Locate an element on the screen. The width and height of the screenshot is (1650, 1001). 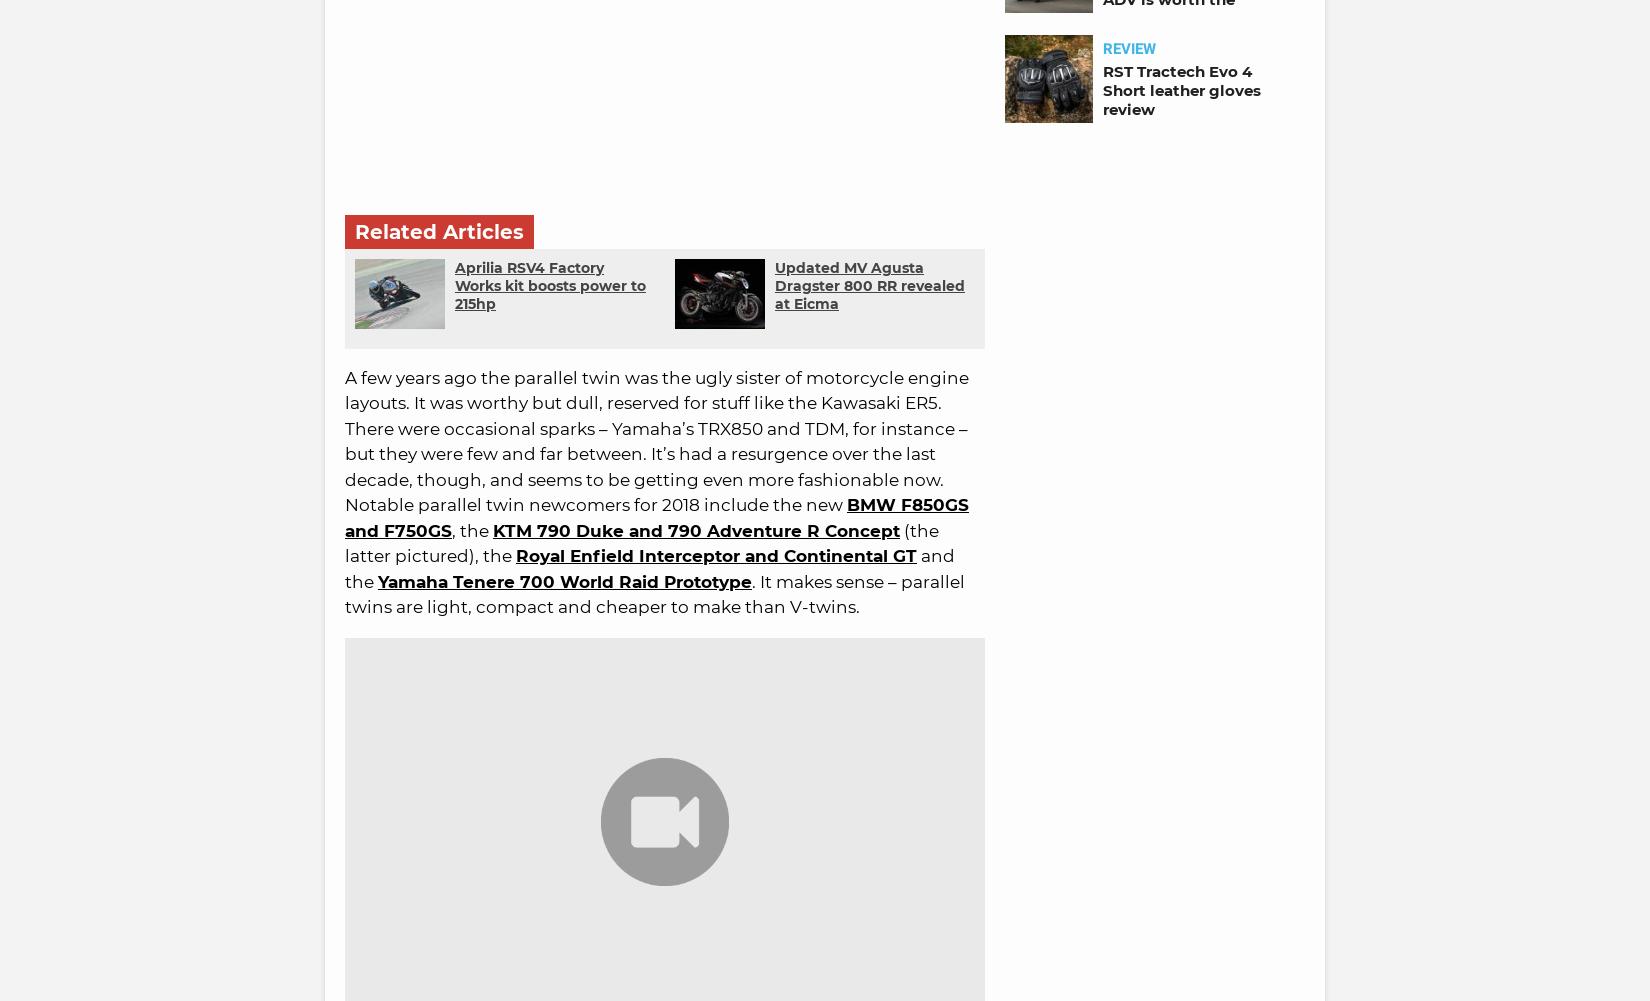
'Royal Enfield Interceptor and Continental GT' is located at coordinates (715, 554).